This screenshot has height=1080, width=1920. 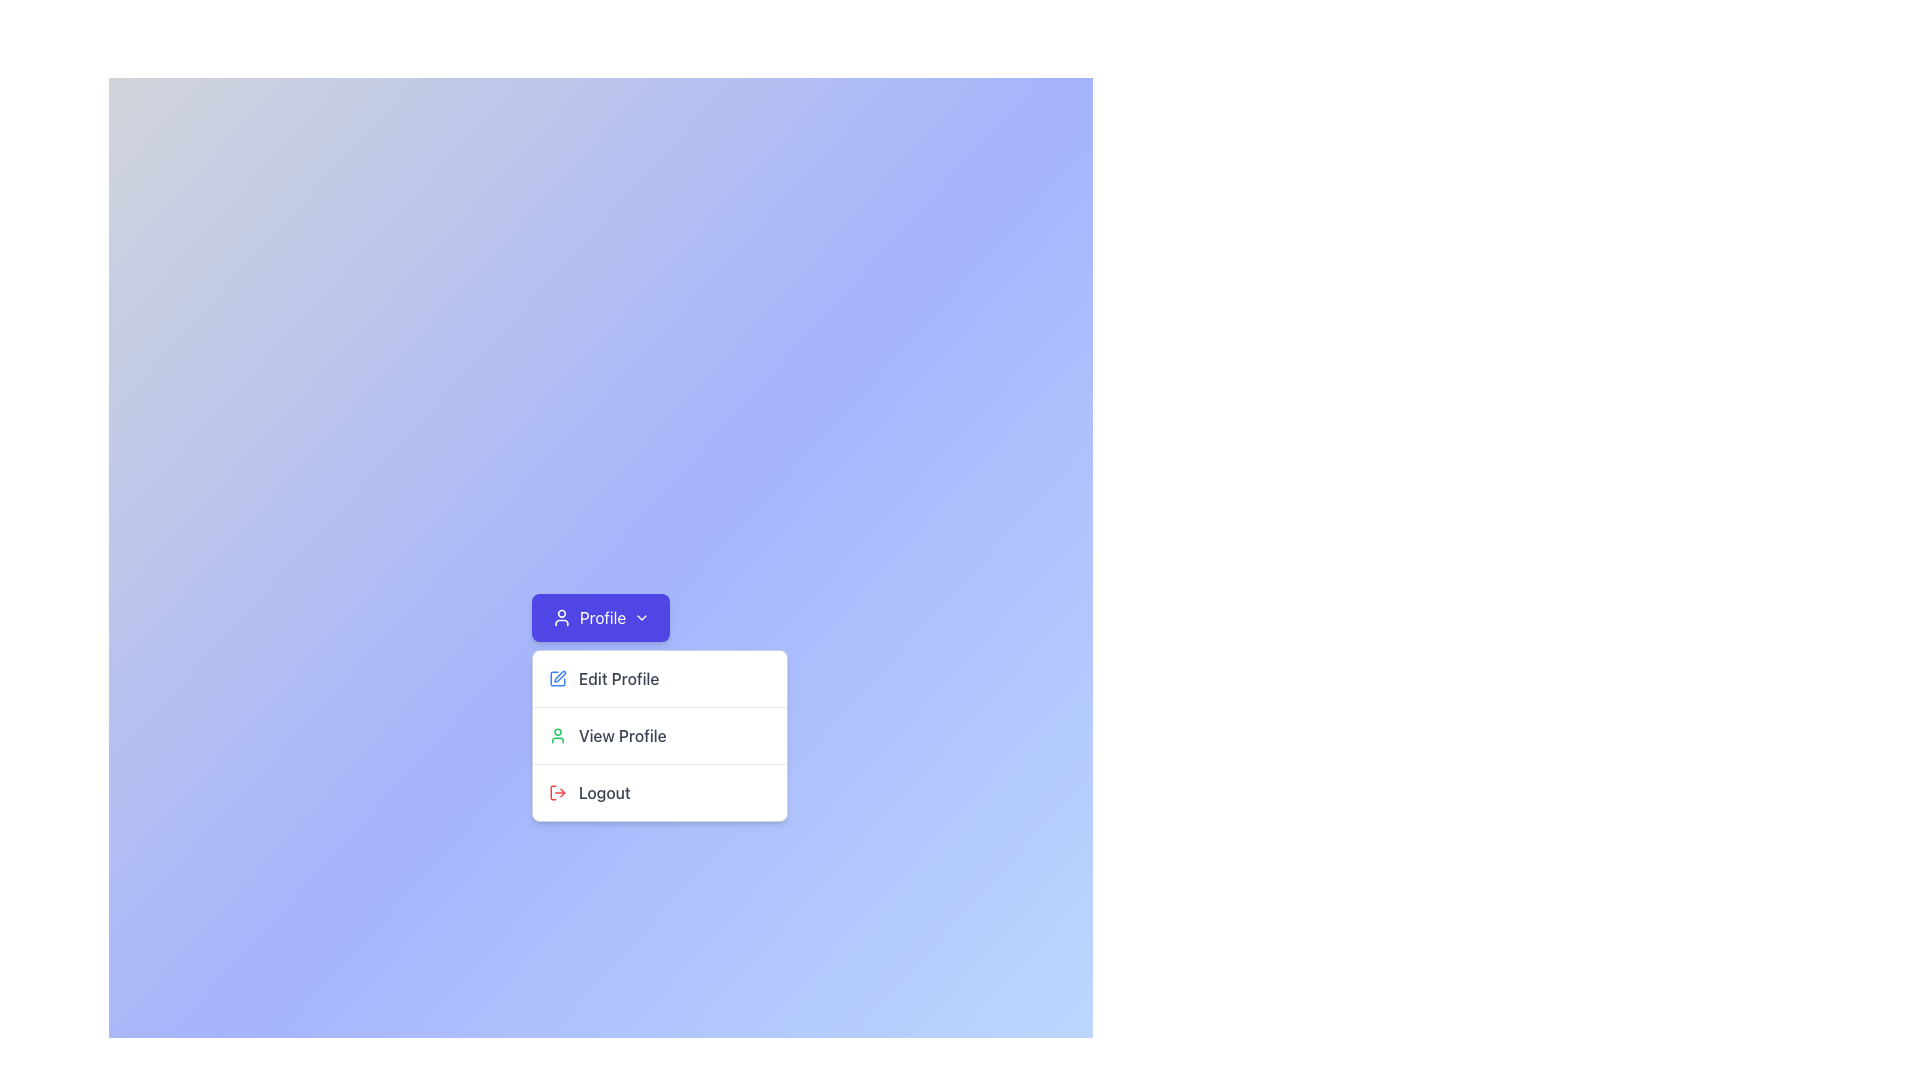 I want to click on the 'Logout' menu item, which is the third option in the dropdown menu, featuring a red logout icon and white background, to initiate logout, so click(x=659, y=791).